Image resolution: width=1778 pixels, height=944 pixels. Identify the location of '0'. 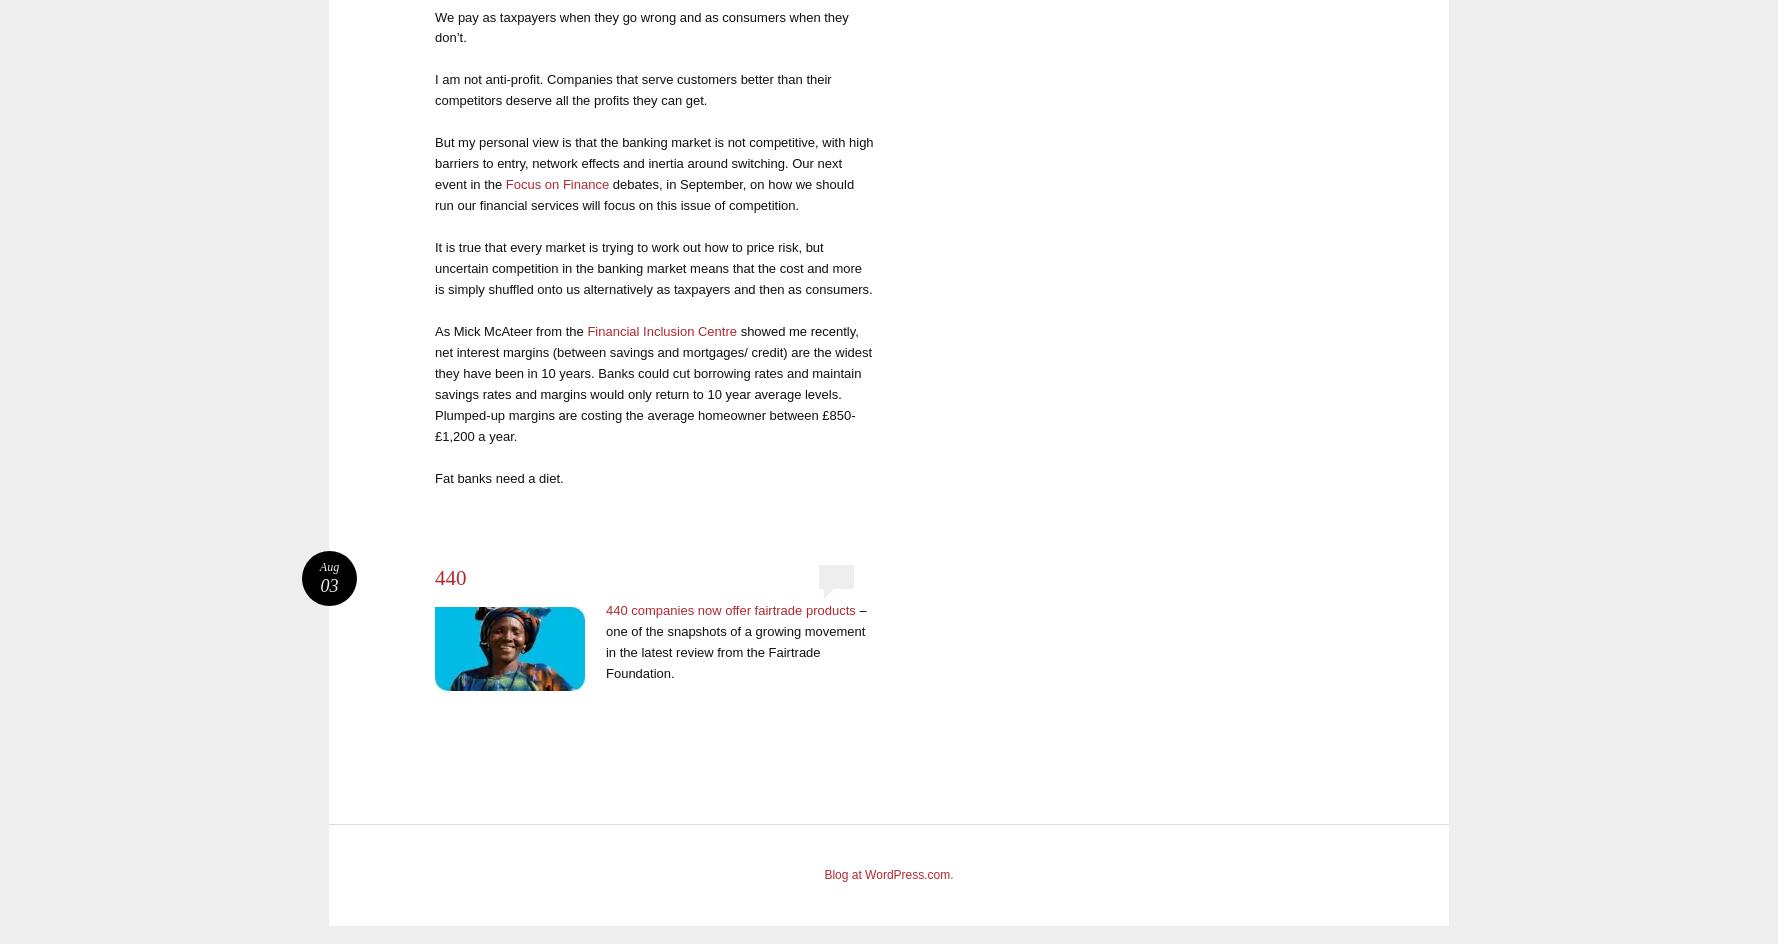
(835, 575).